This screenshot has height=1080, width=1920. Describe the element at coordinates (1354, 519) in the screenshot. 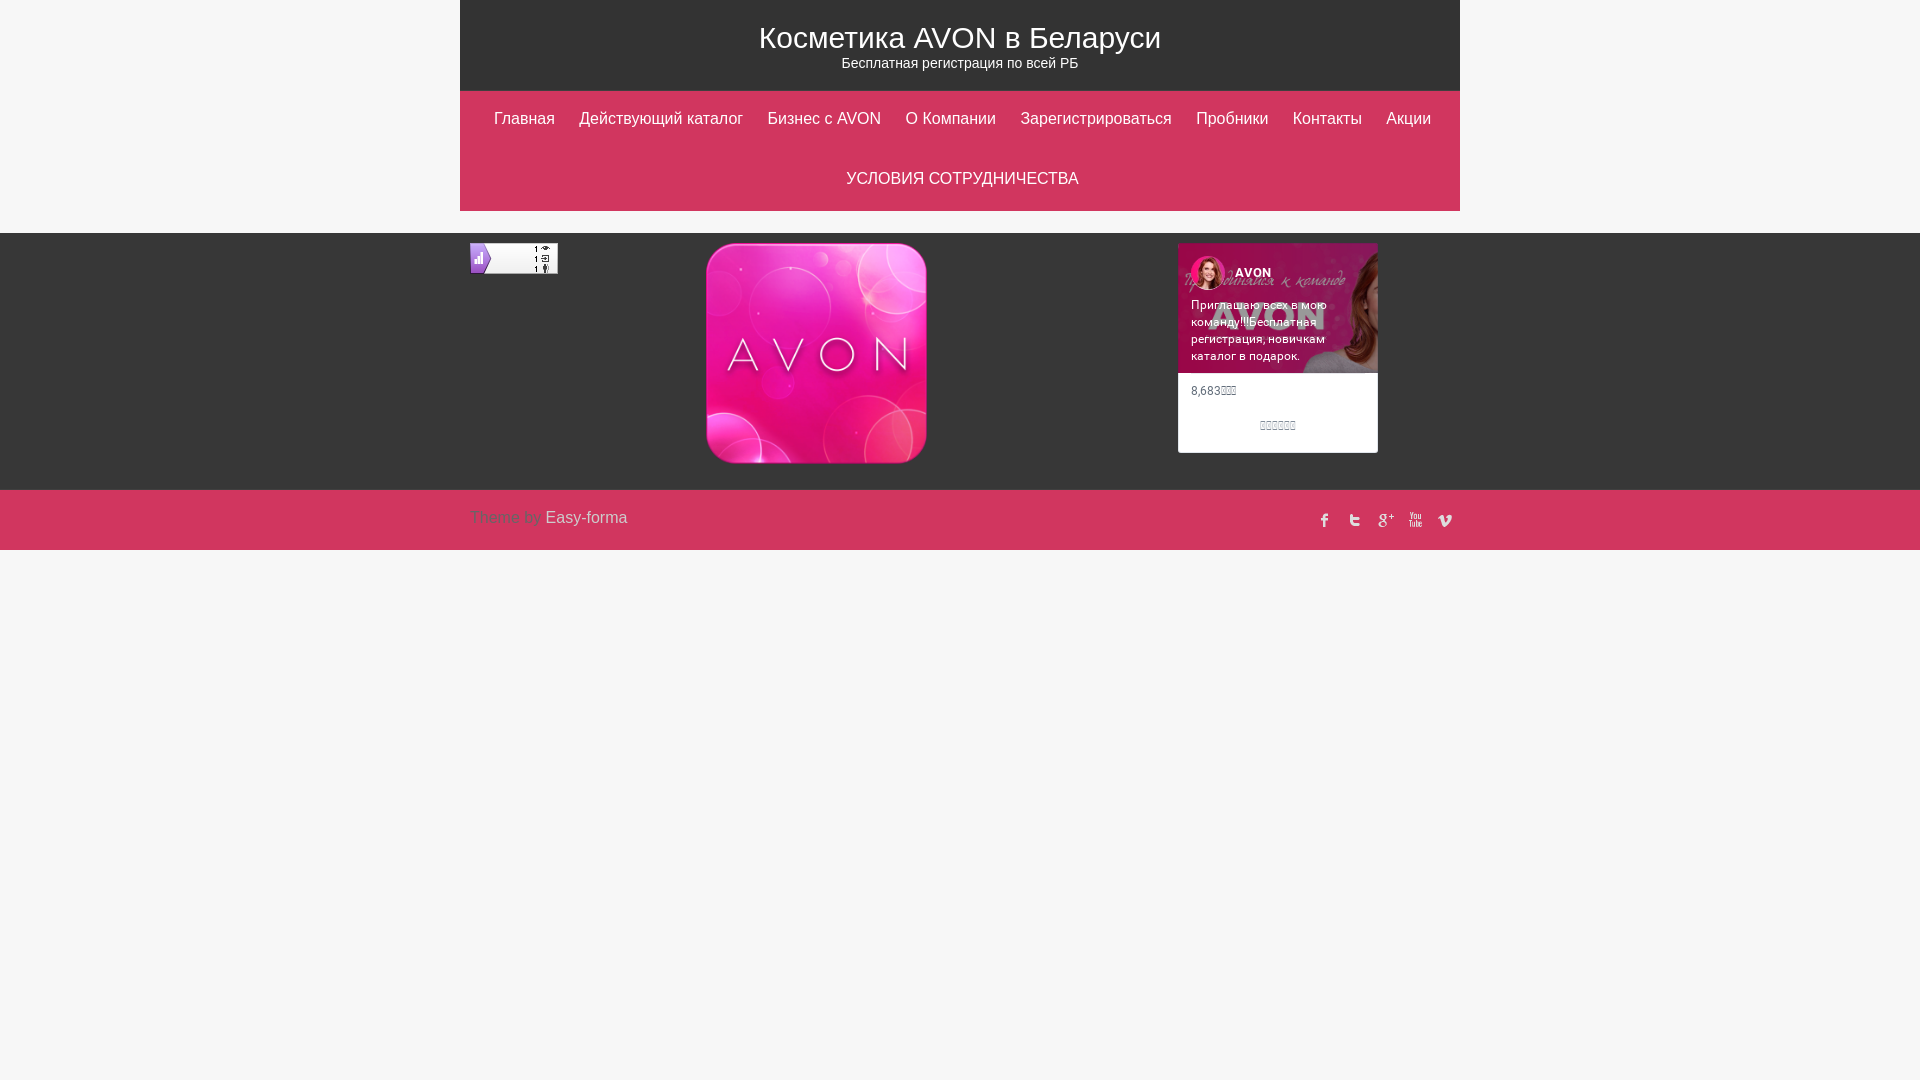

I see `'twitter'` at that location.